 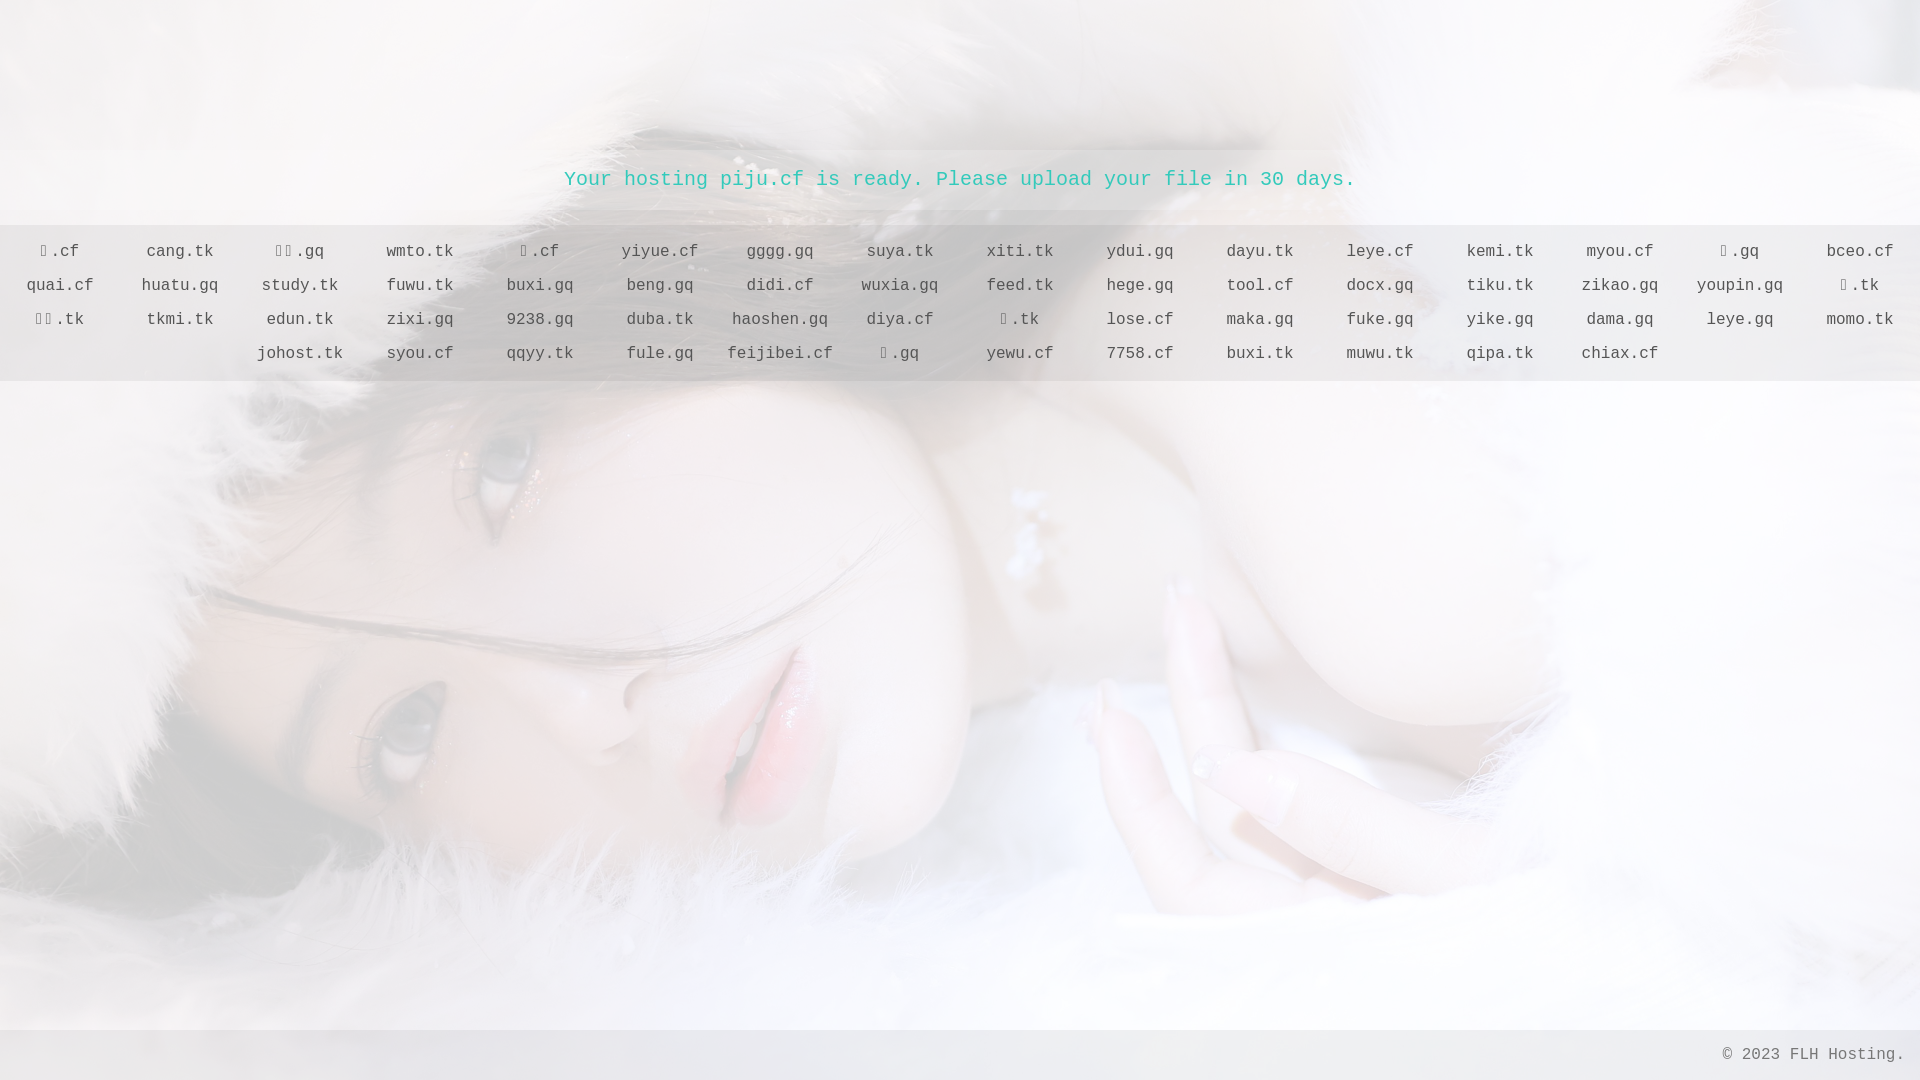 I want to click on 'quai.cf', so click(x=59, y=285).